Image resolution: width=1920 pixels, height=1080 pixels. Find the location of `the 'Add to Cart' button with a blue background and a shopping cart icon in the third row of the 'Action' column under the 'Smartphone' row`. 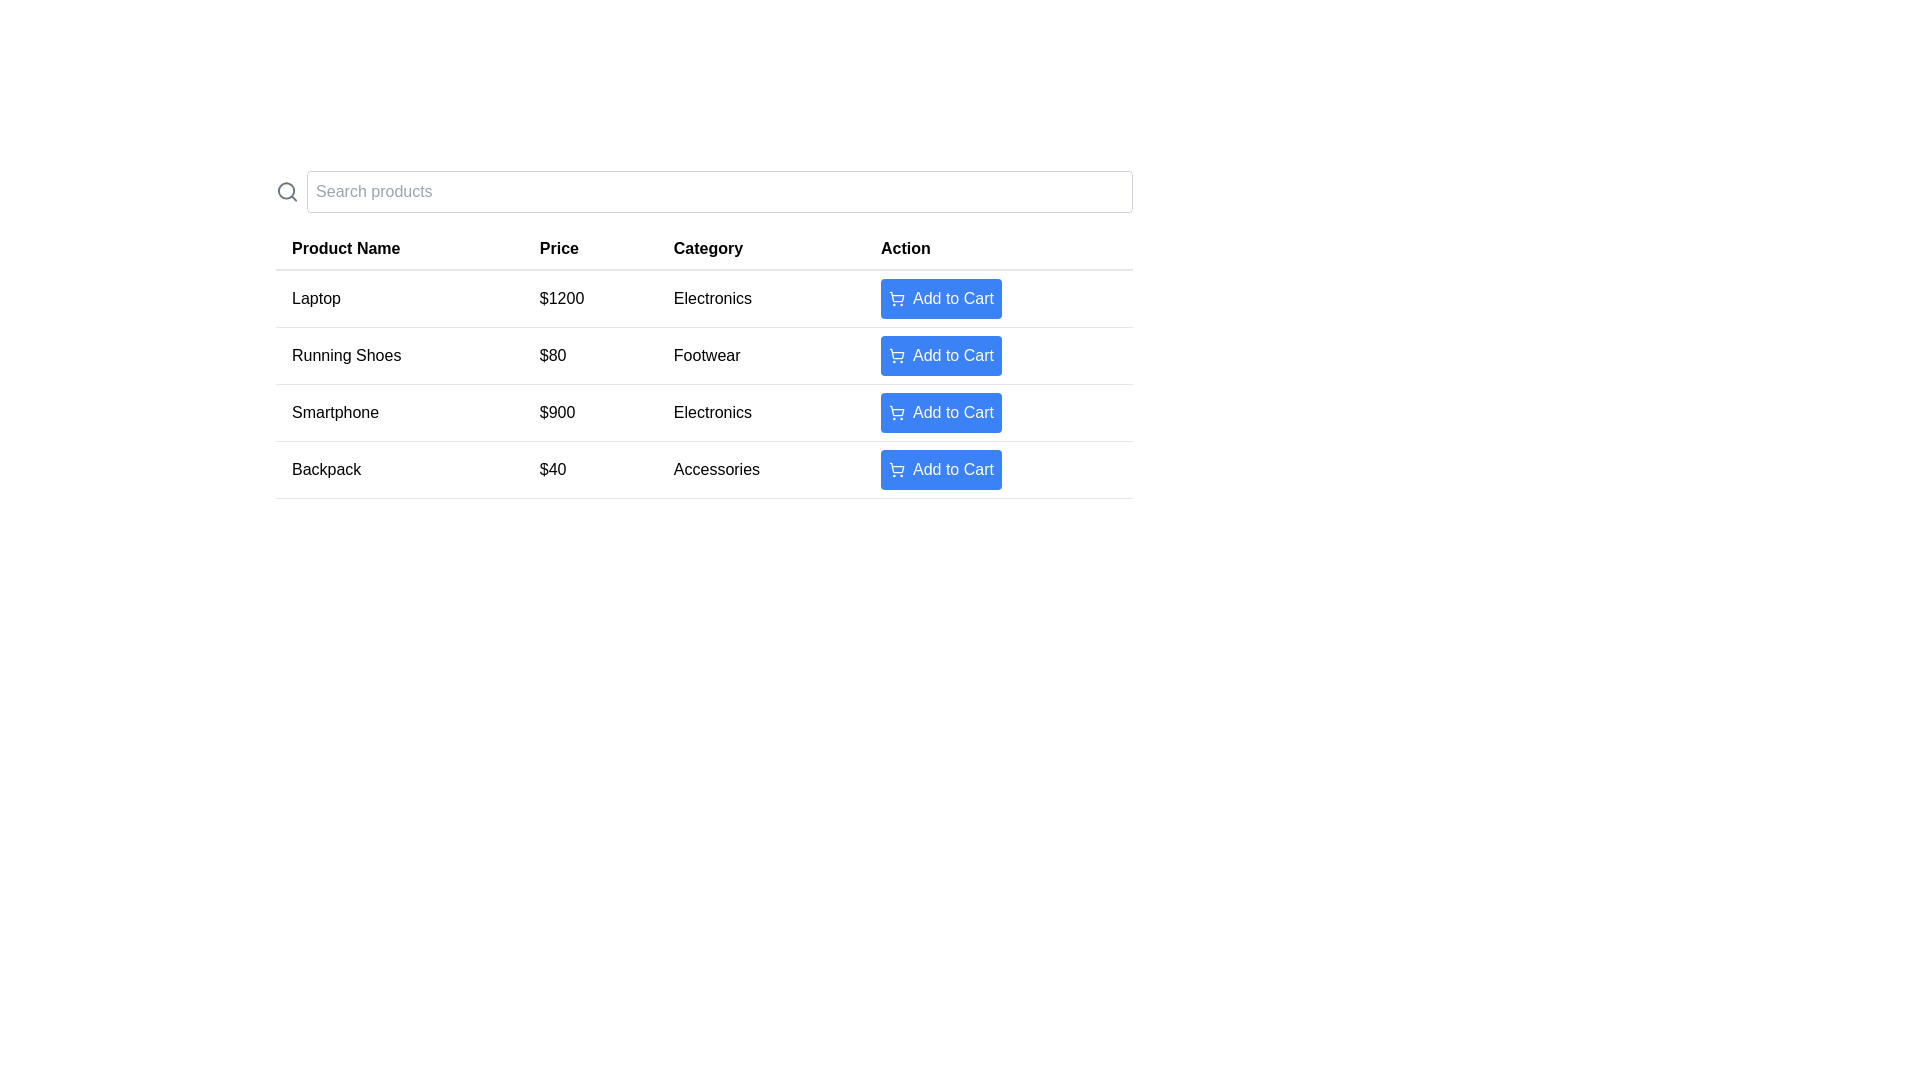

the 'Add to Cart' button with a blue background and a shopping cart icon in the third row of the 'Action' column under the 'Smartphone' row is located at coordinates (940, 411).